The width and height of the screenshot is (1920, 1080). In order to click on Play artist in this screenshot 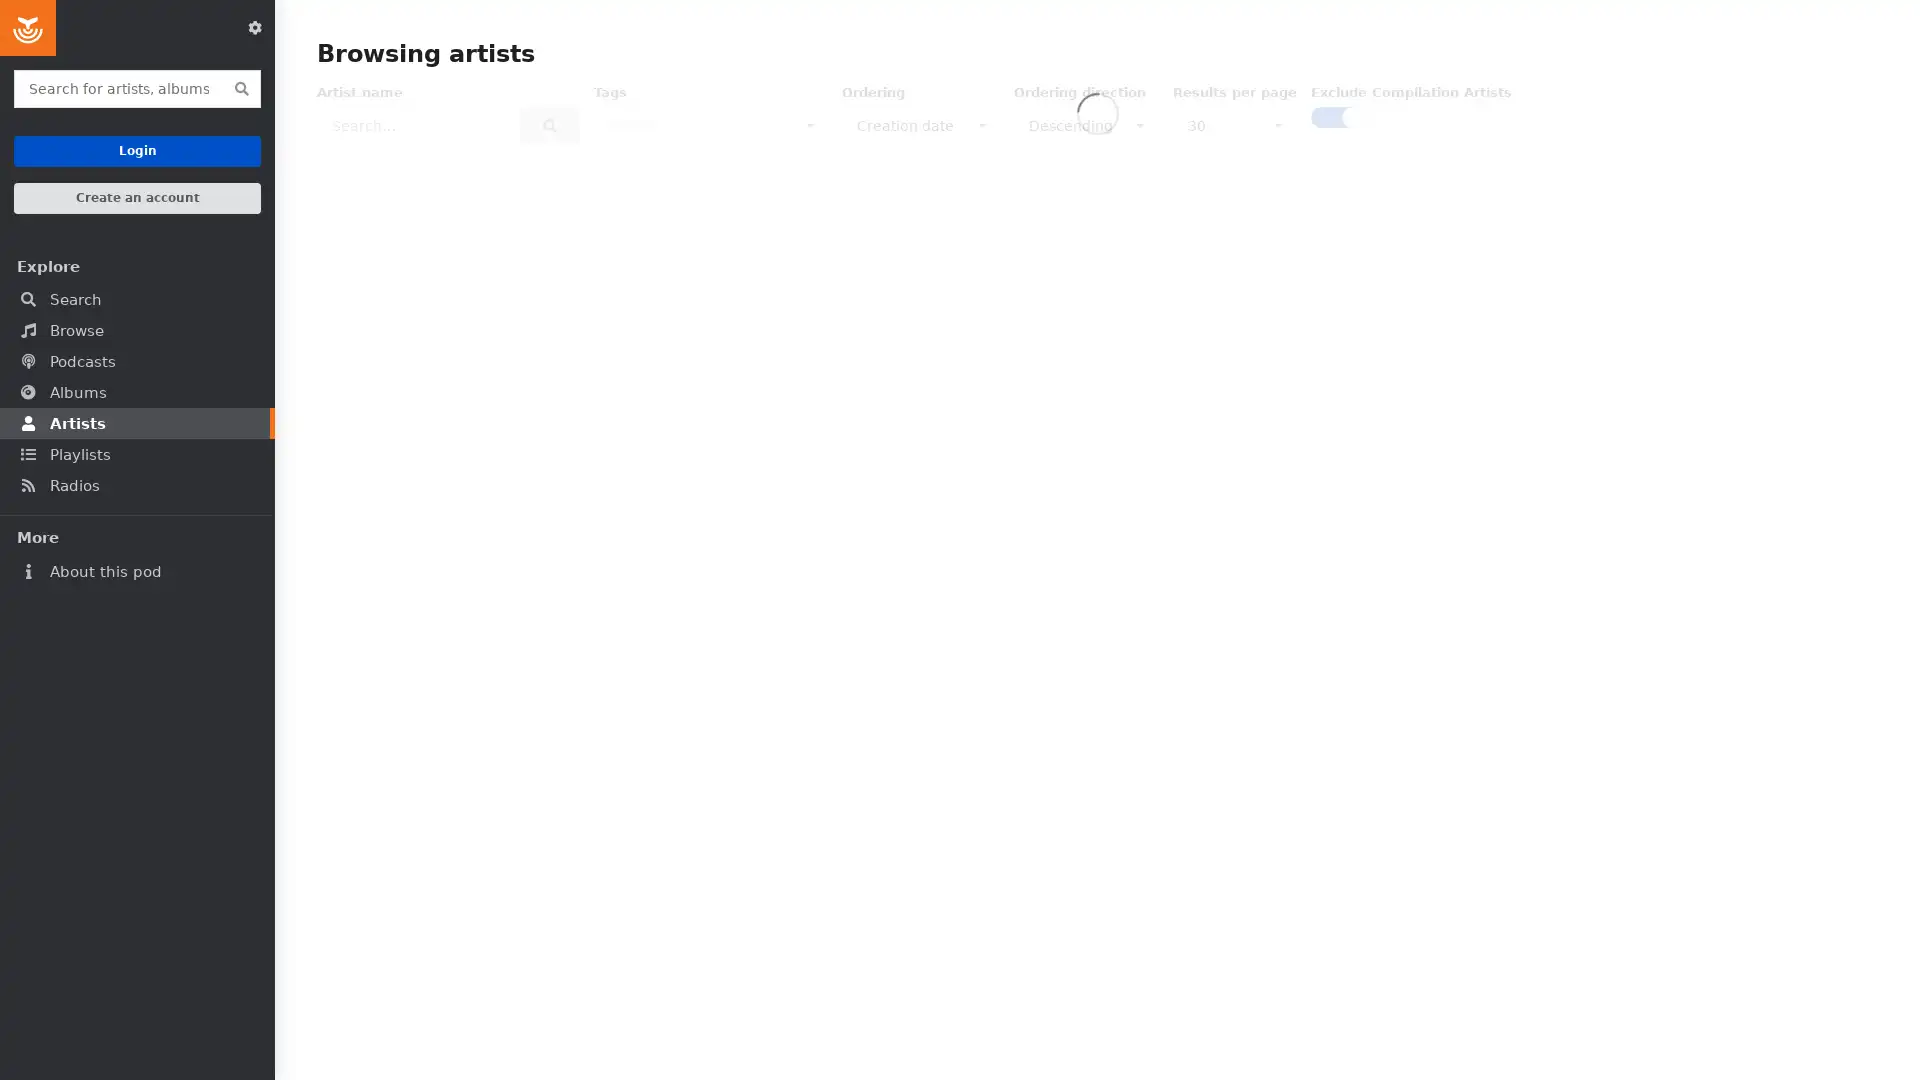, I will do `click(701, 688)`.